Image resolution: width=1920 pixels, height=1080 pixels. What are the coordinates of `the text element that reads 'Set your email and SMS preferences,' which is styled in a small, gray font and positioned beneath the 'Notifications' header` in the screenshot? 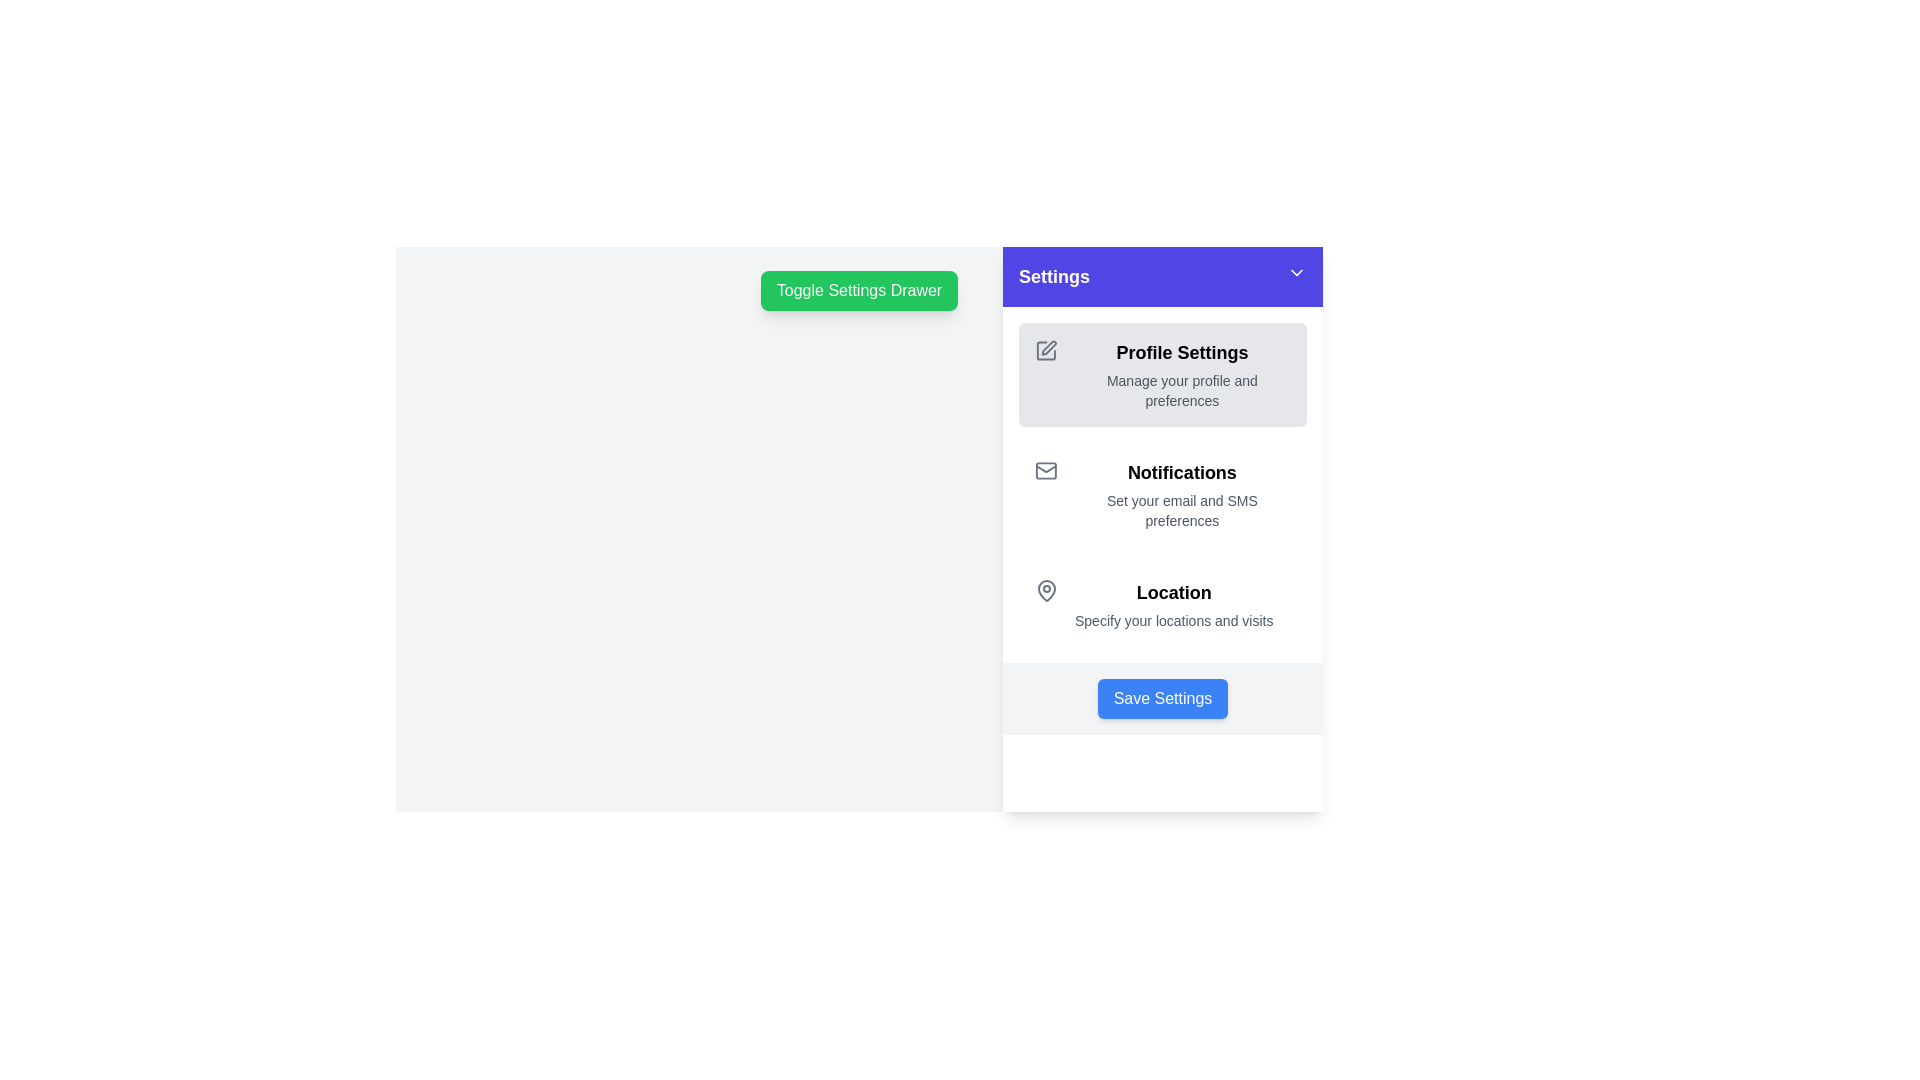 It's located at (1182, 509).